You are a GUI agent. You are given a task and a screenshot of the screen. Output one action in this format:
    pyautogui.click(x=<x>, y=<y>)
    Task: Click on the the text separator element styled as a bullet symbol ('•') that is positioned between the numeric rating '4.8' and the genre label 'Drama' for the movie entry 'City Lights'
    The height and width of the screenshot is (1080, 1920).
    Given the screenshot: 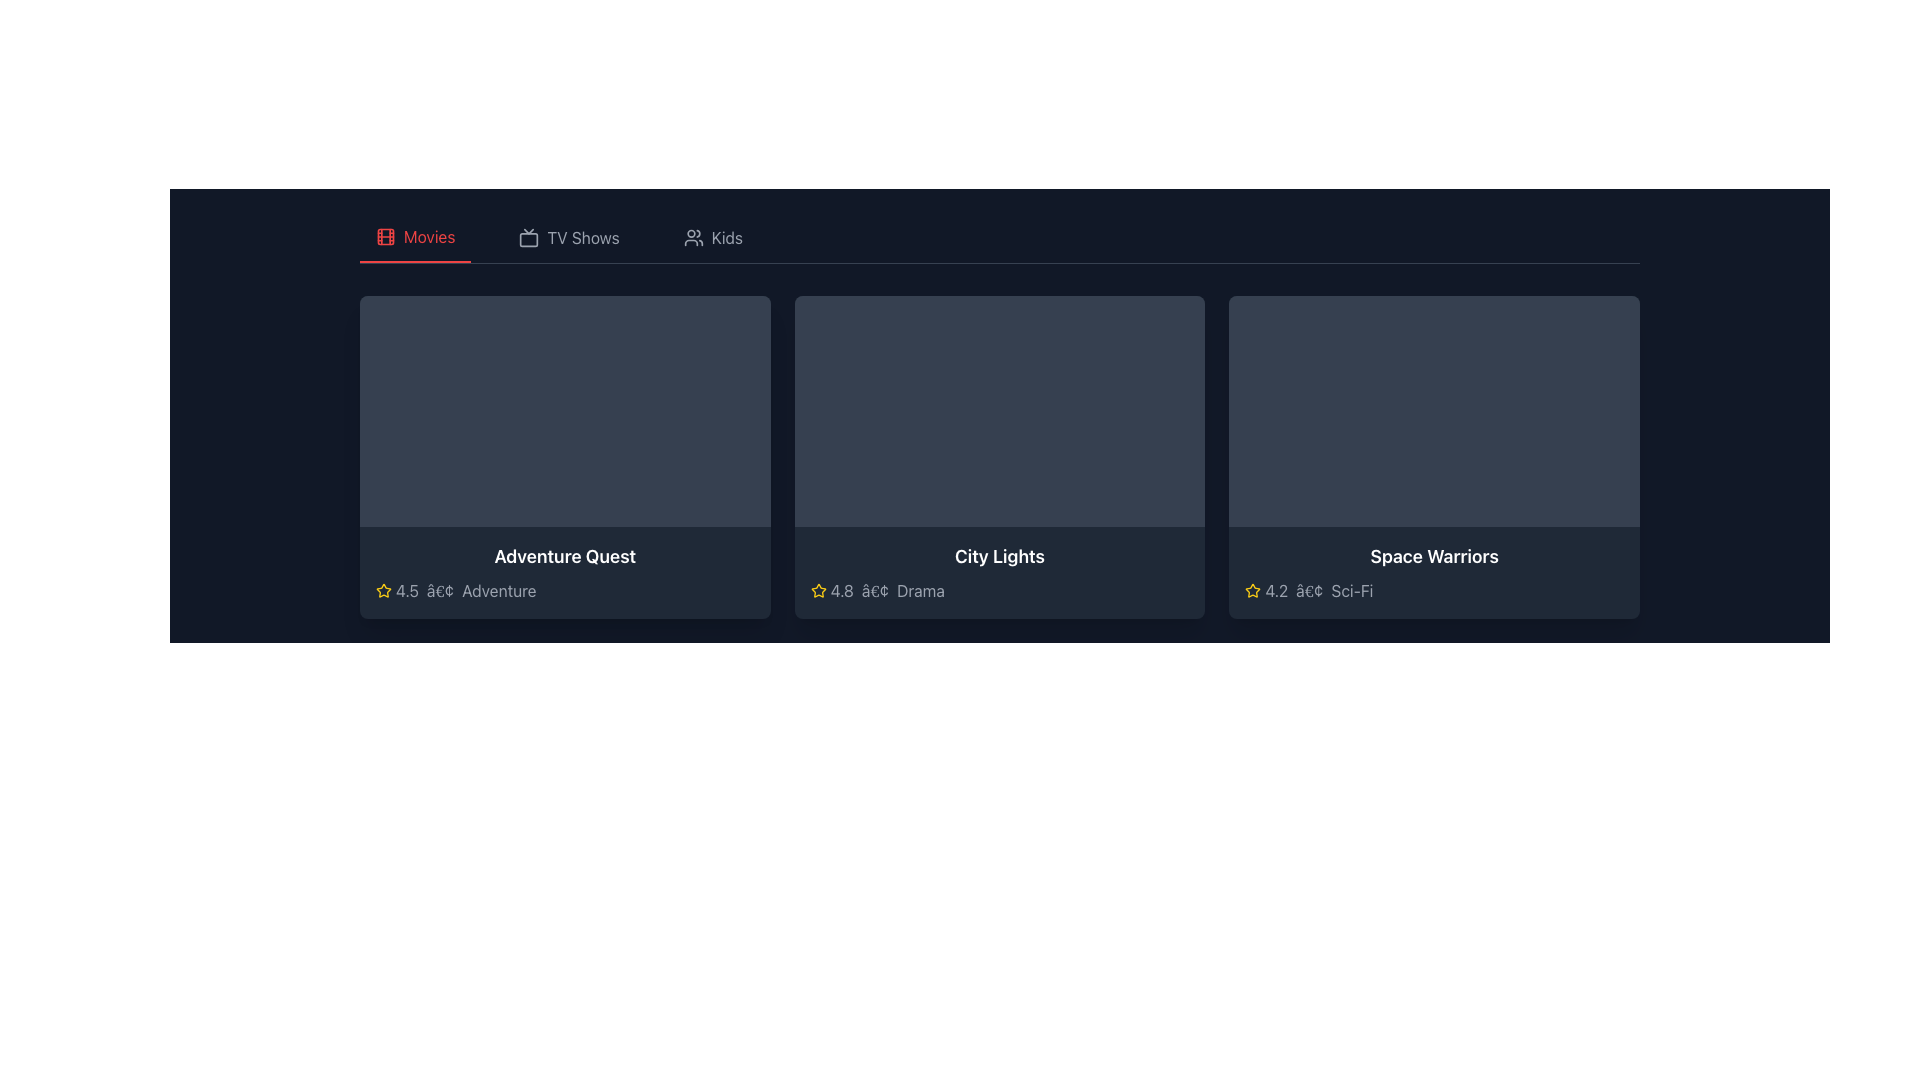 What is the action you would take?
    pyautogui.click(x=875, y=589)
    